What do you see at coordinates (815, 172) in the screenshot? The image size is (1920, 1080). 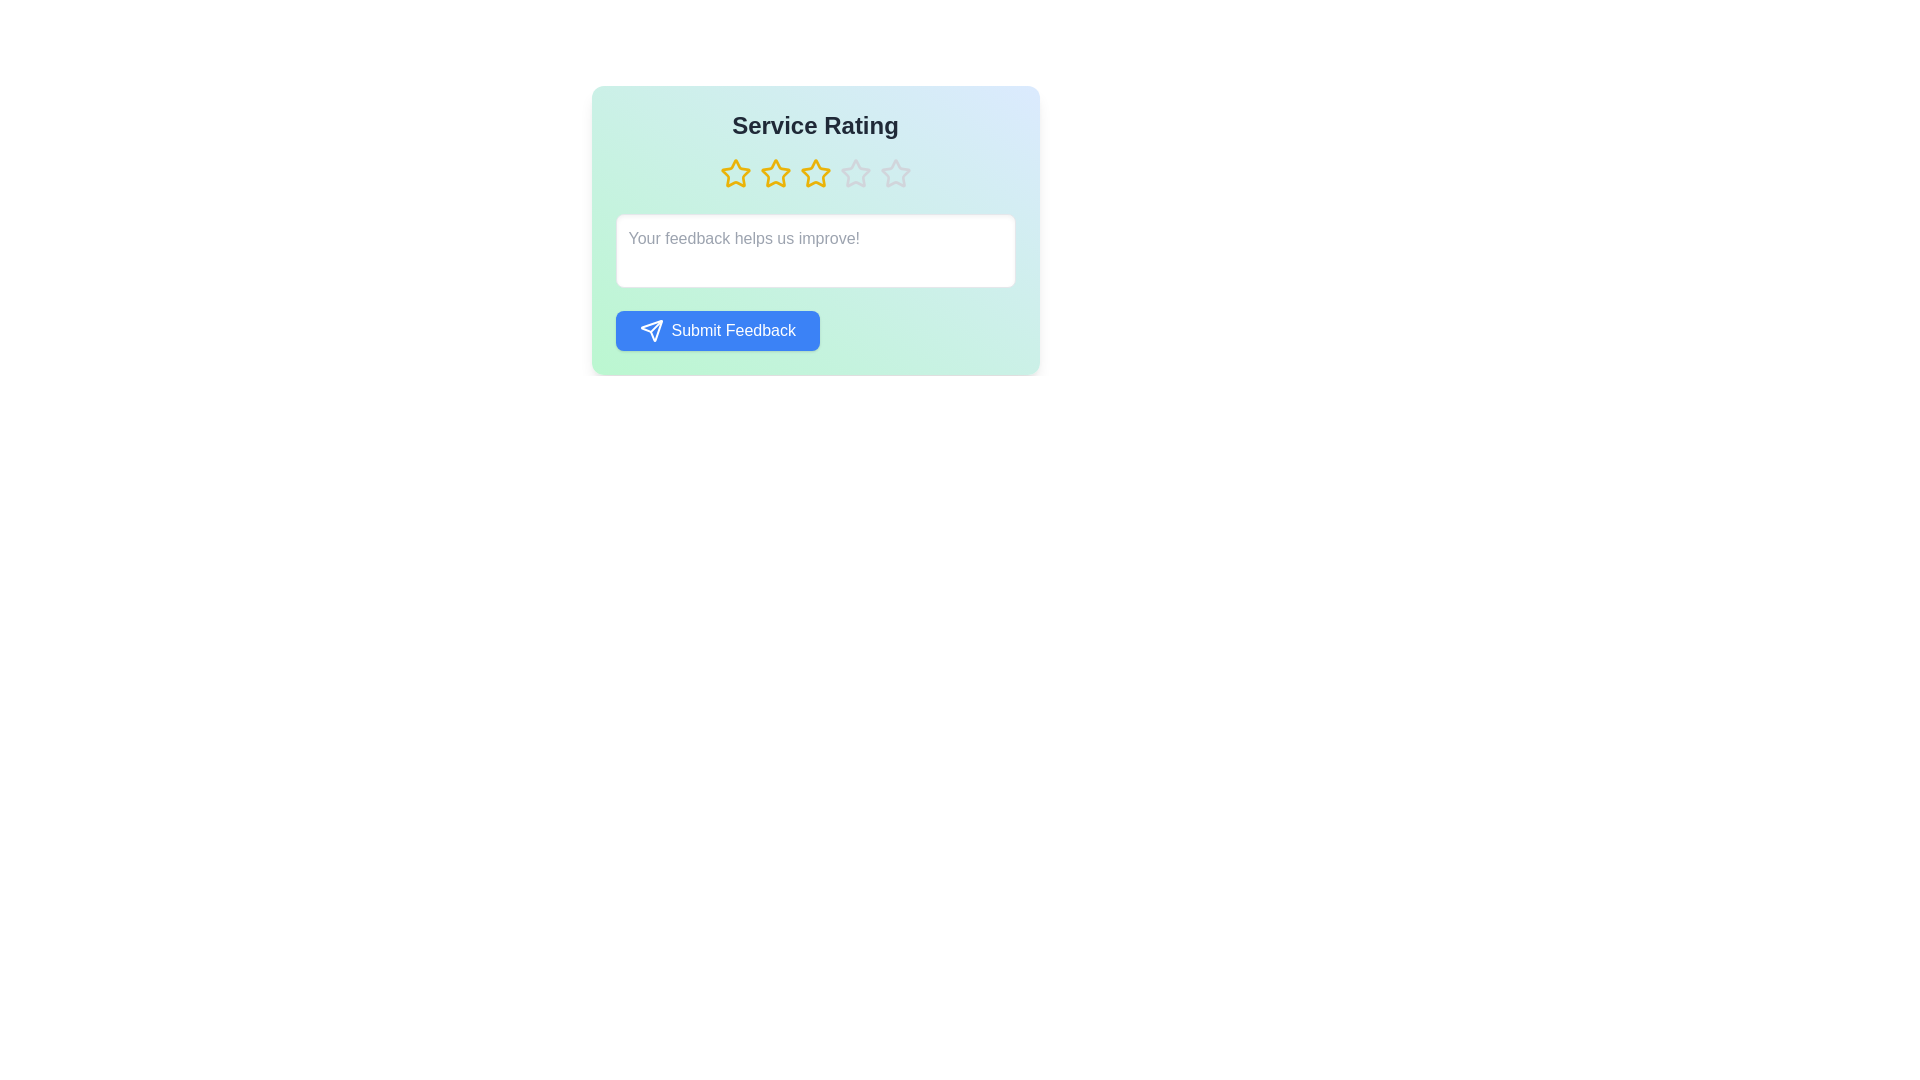 I see `the rating stars located beneath the heading 'Service Rating' and above the feedback text box` at bounding box center [815, 172].